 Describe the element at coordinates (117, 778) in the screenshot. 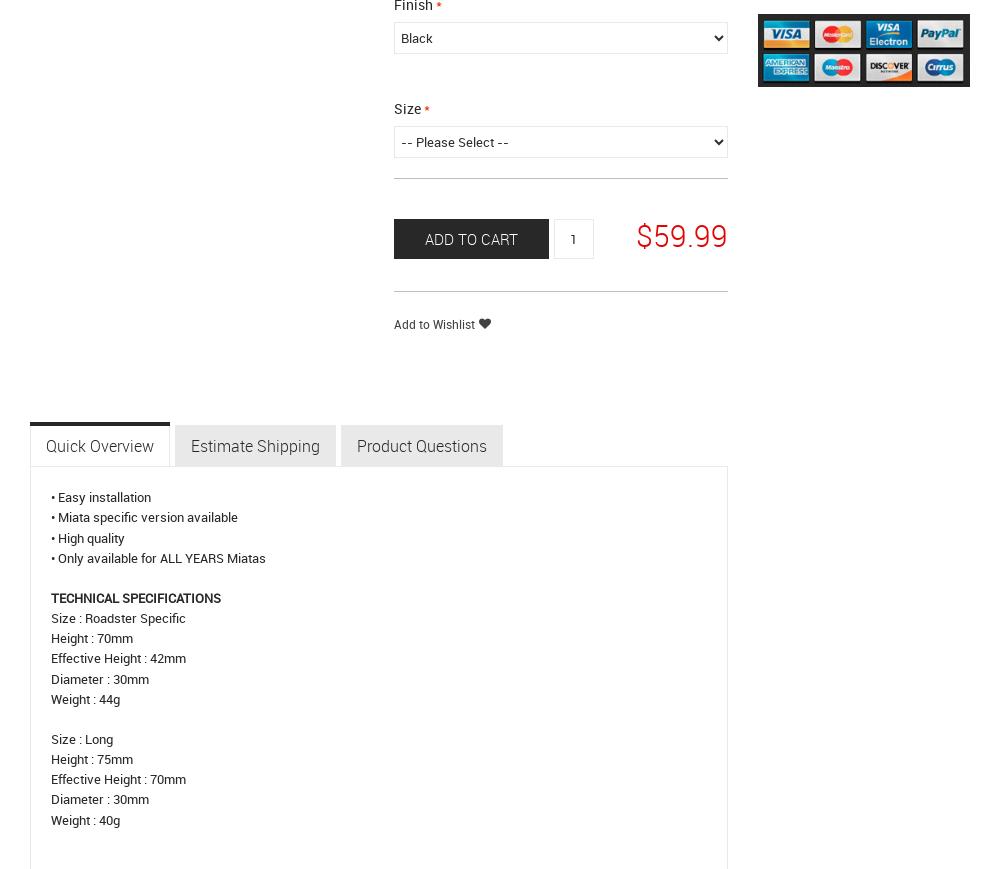

I see `'Effective Height : 70mm'` at that location.